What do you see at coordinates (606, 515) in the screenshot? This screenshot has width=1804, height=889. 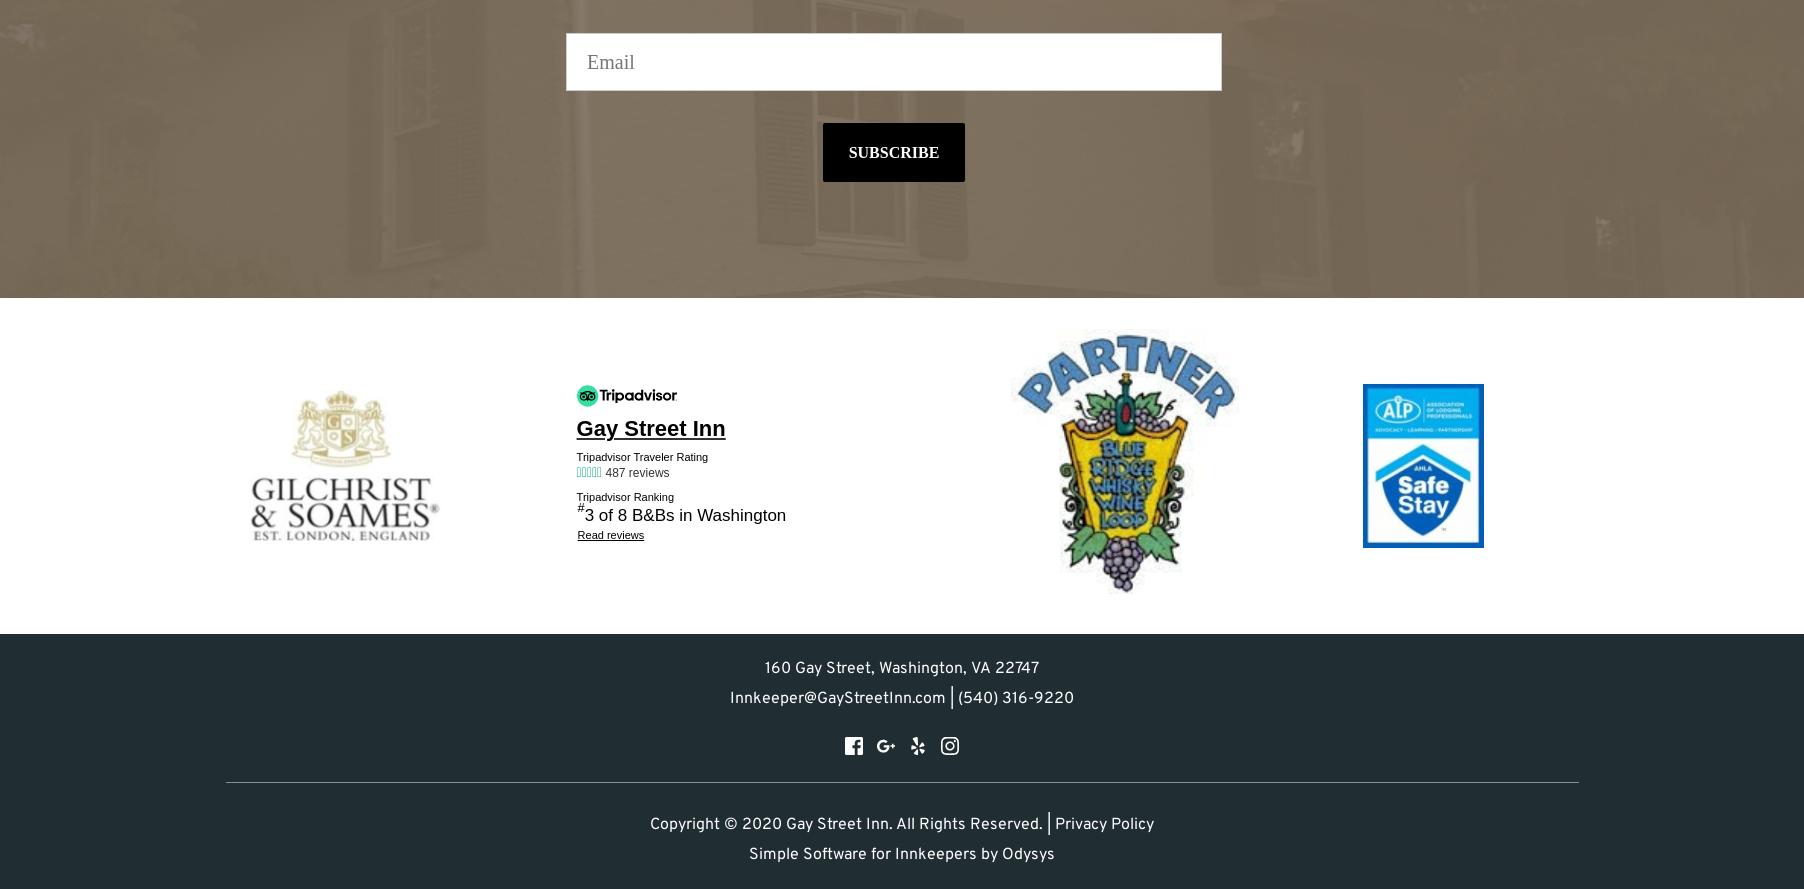 I see `'3 of 8'` at bounding box center [606, 515].